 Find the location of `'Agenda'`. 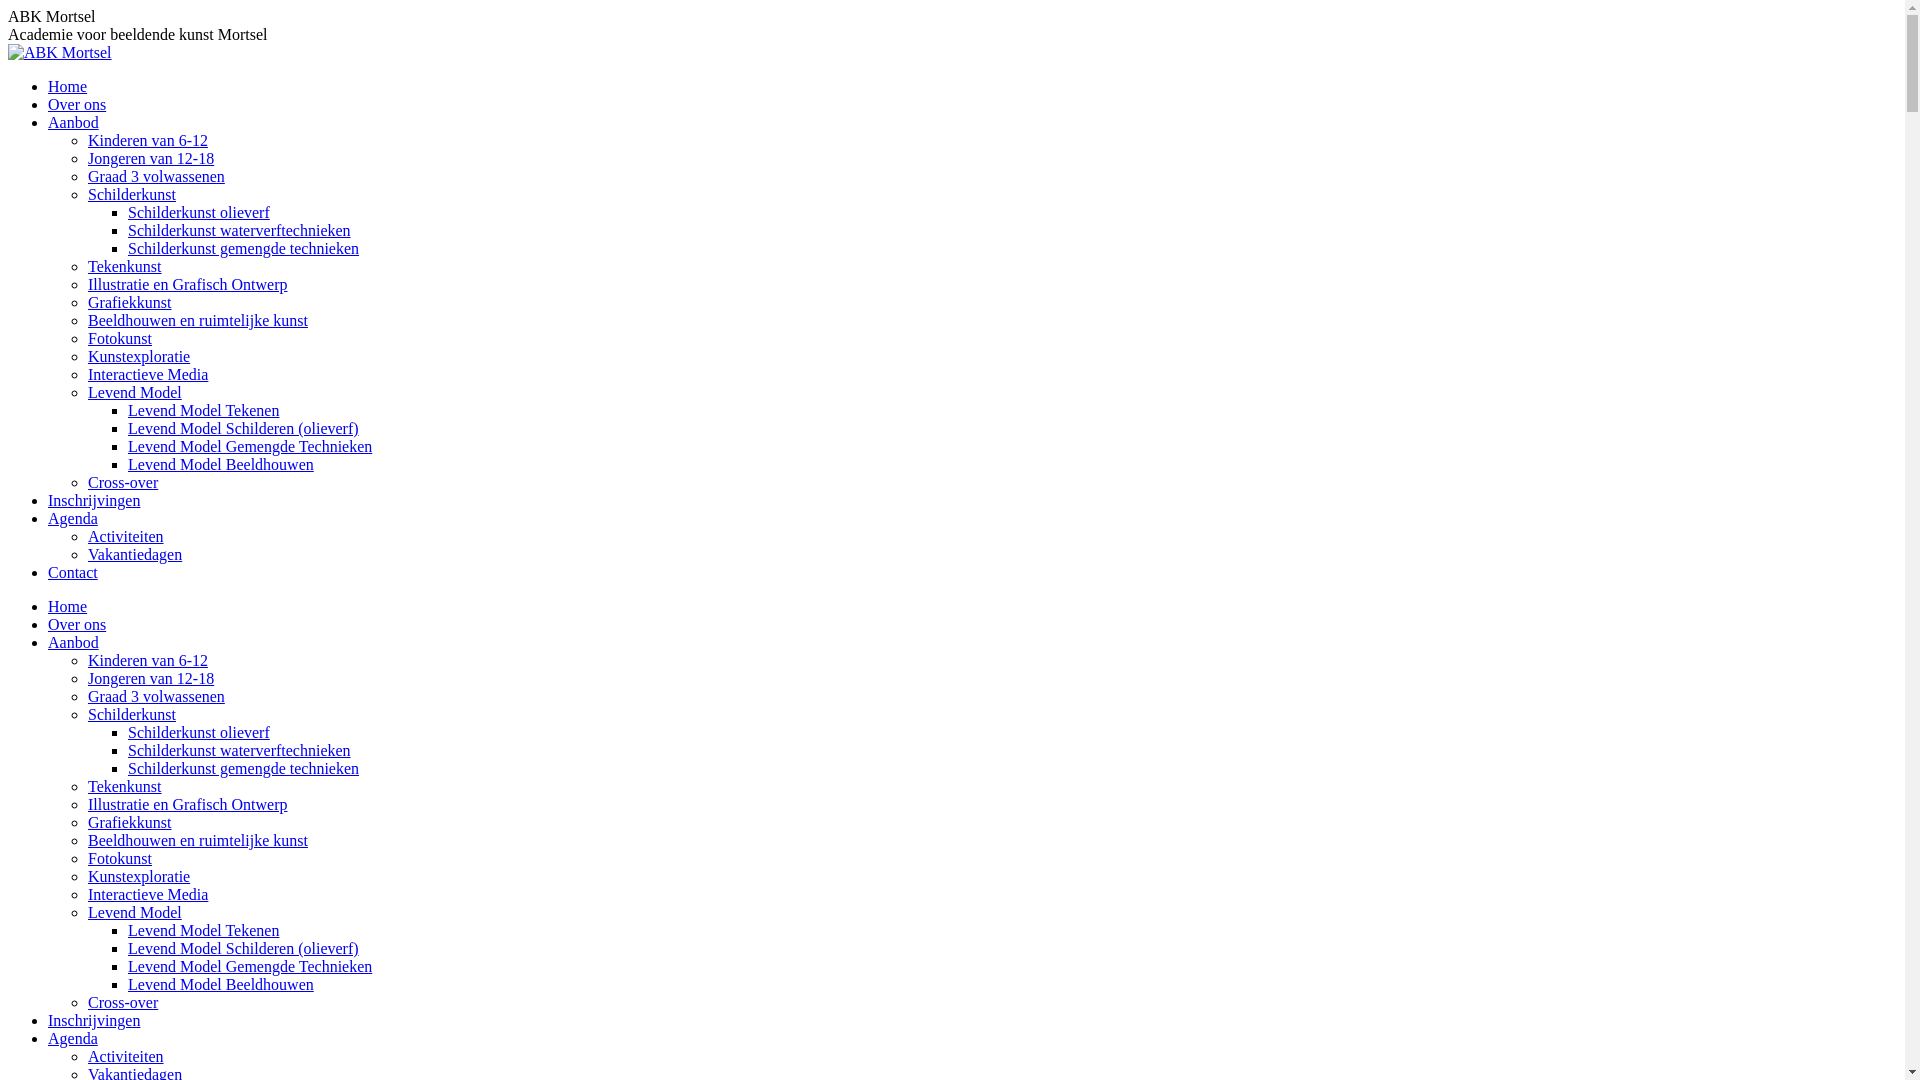

'Agenda' is located at coordinates (72, 517).